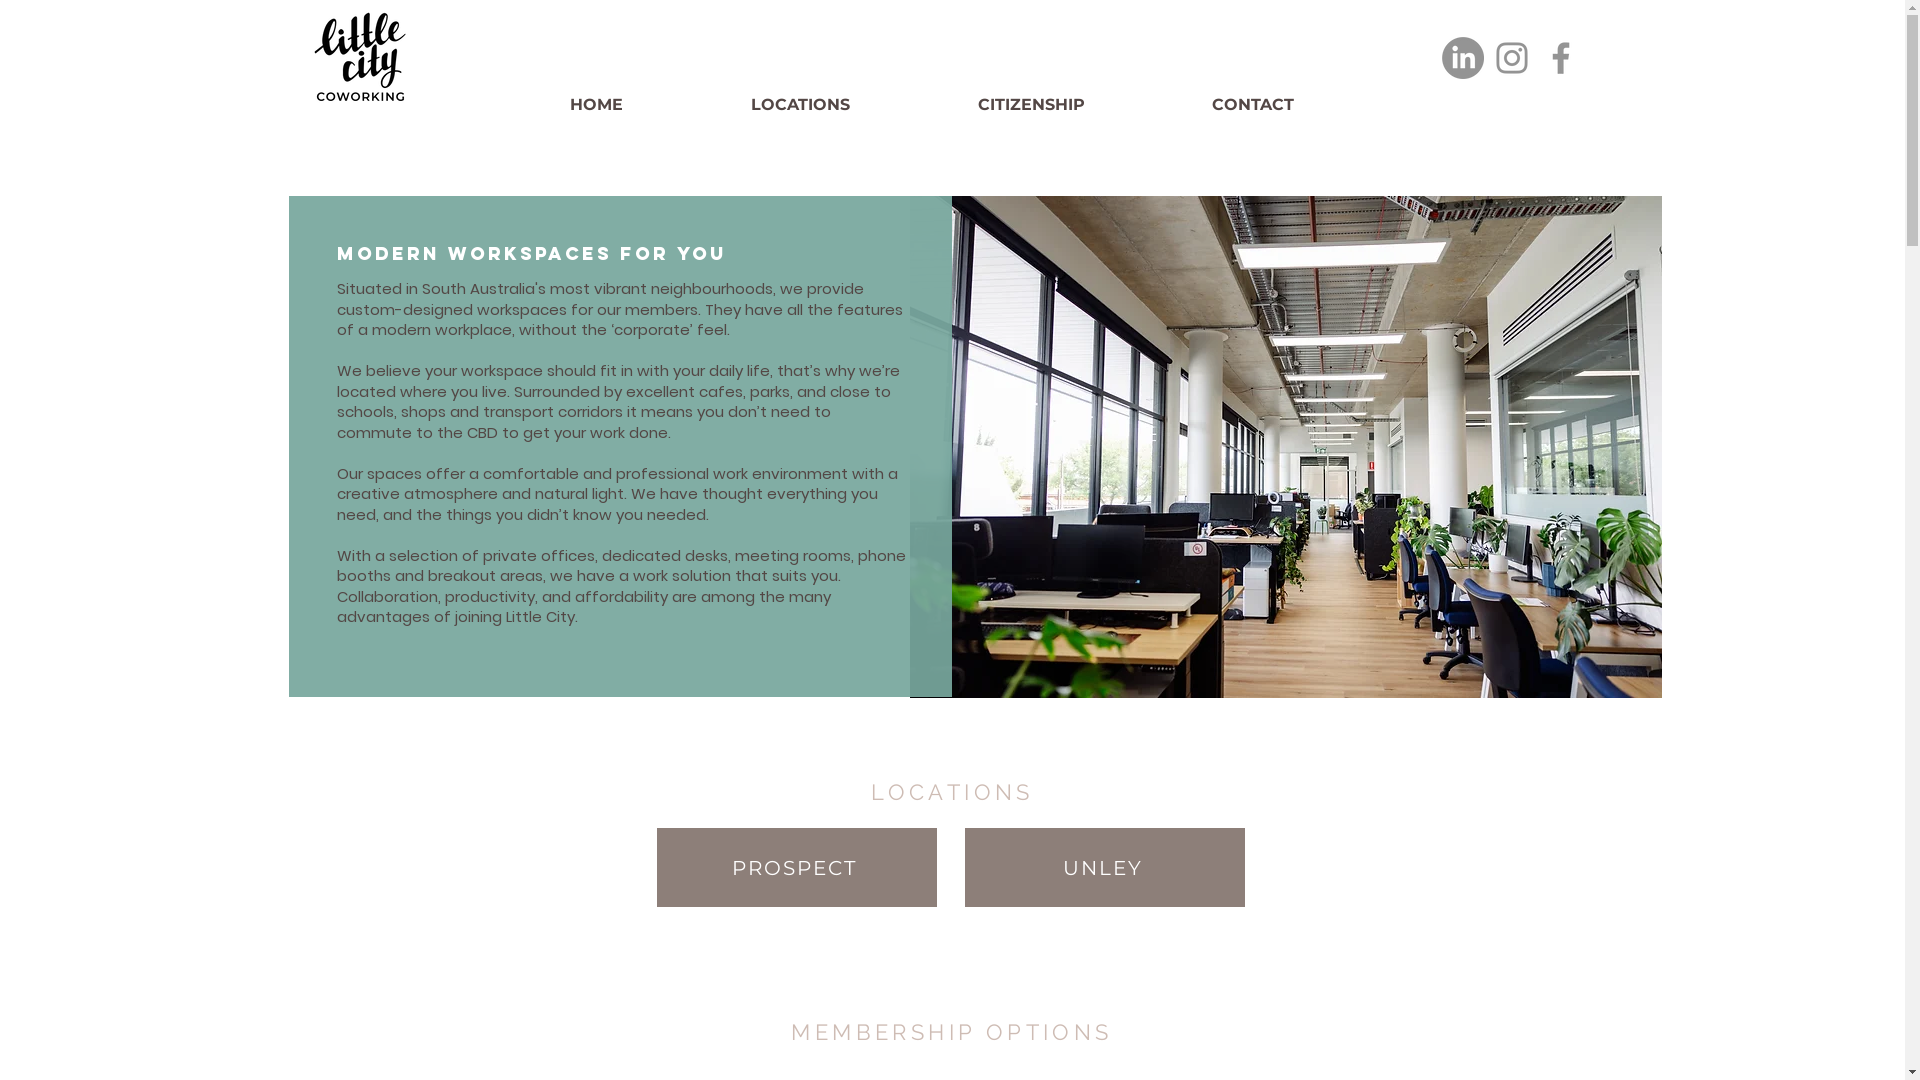 The image size is (1920, 1080). I want to click on 'HOME', so click(560, 104).